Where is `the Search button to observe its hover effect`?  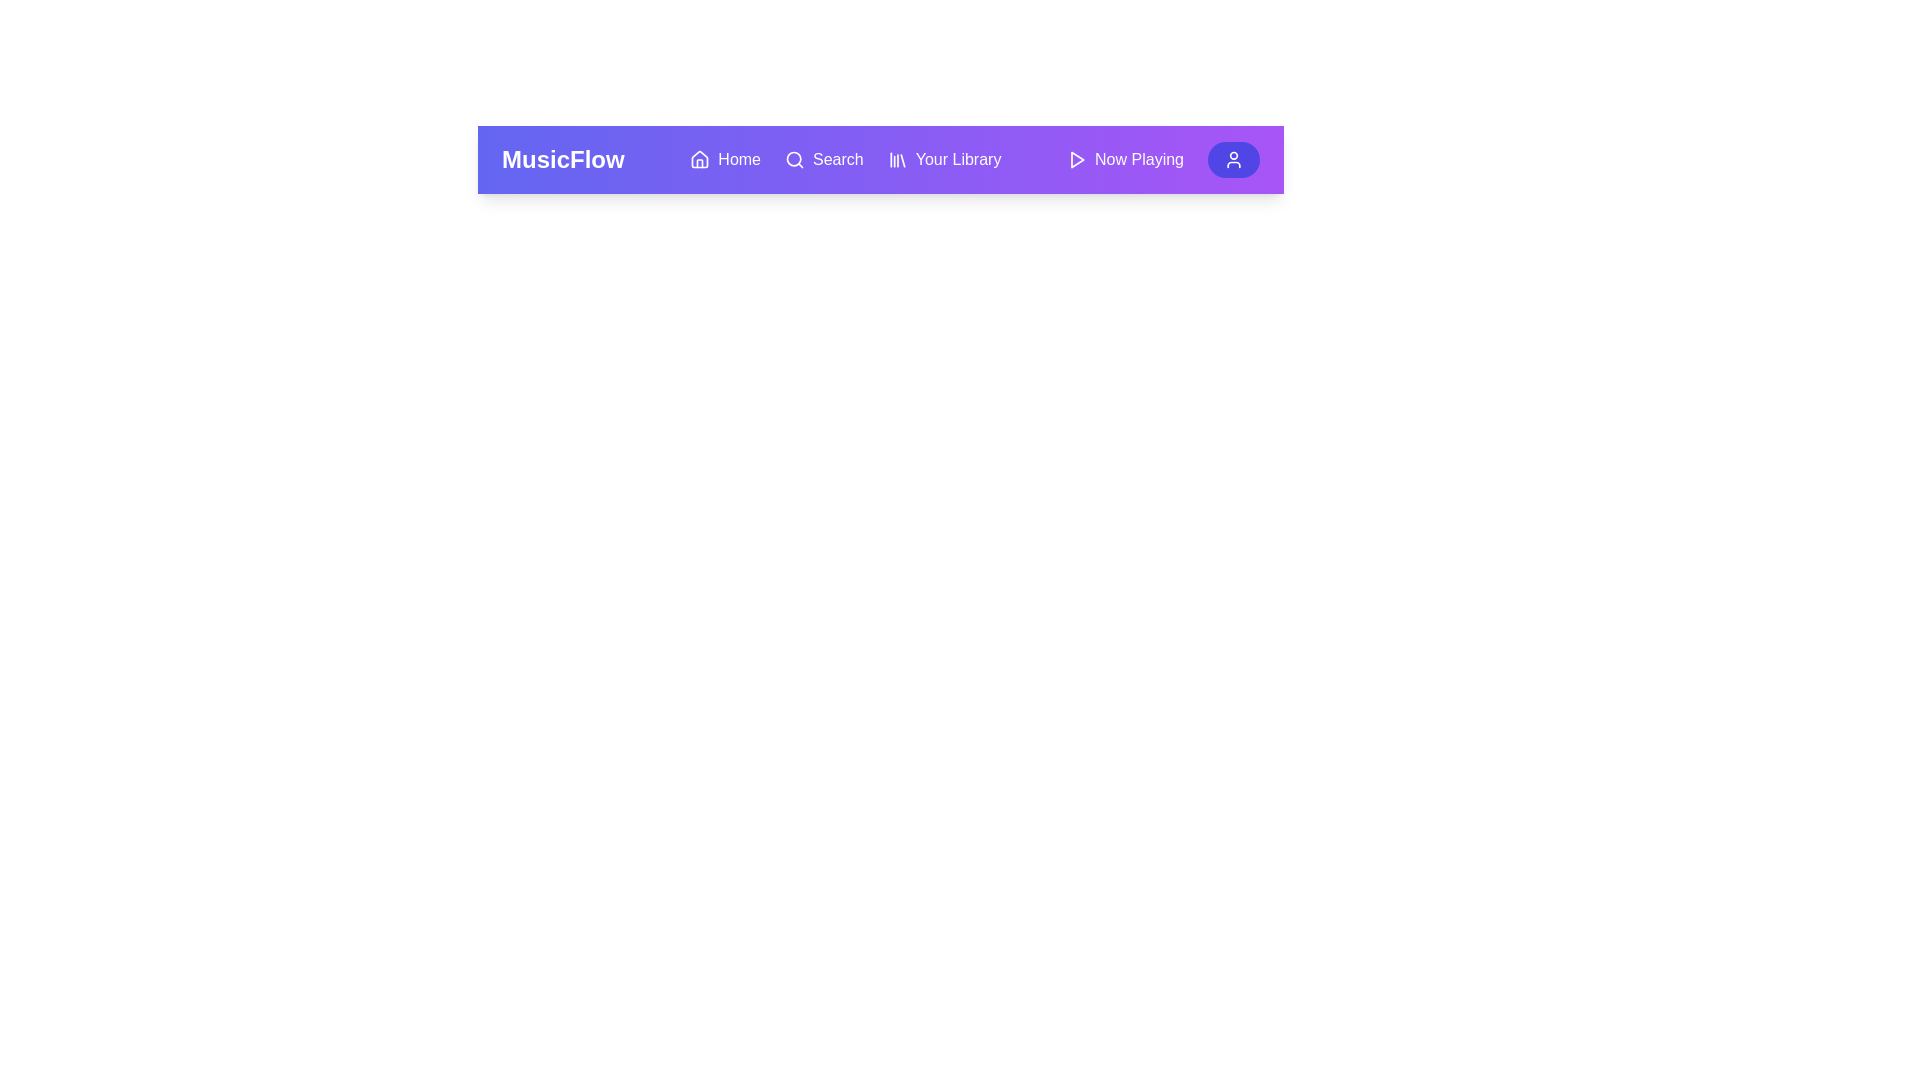 the Search button to observe its hover effect is located at coordinates (824, 158).